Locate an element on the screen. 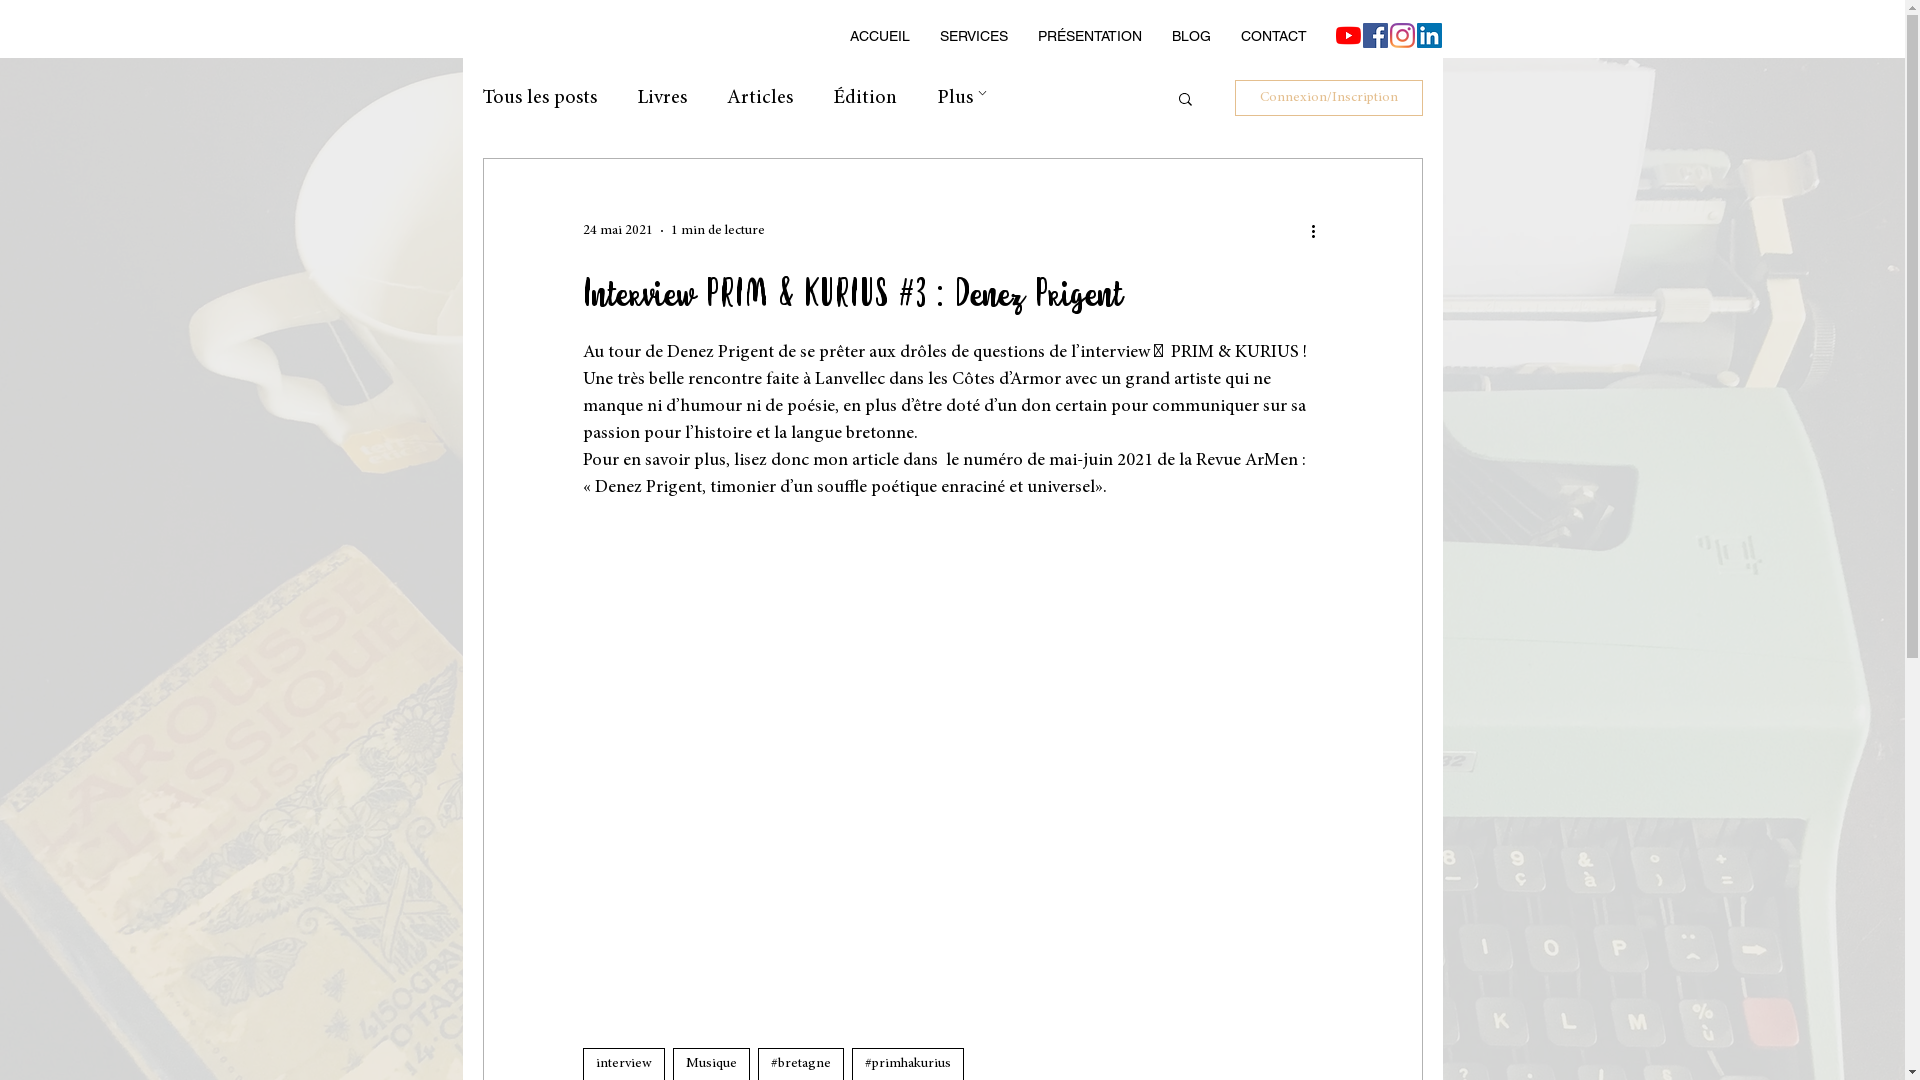 The image size is (1920, 1080). 'Articles' is located at coordinates (757, 97).